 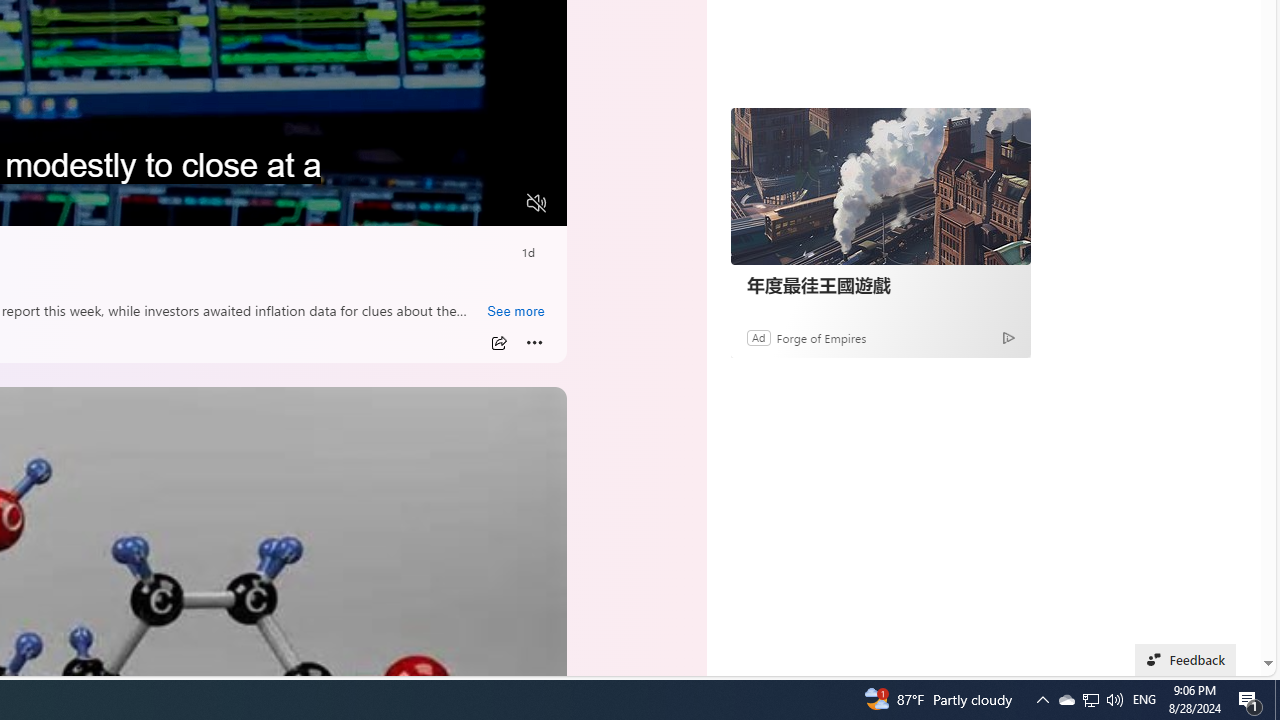 I want to click on 'Fullscreen', so click(x=497, y=203).